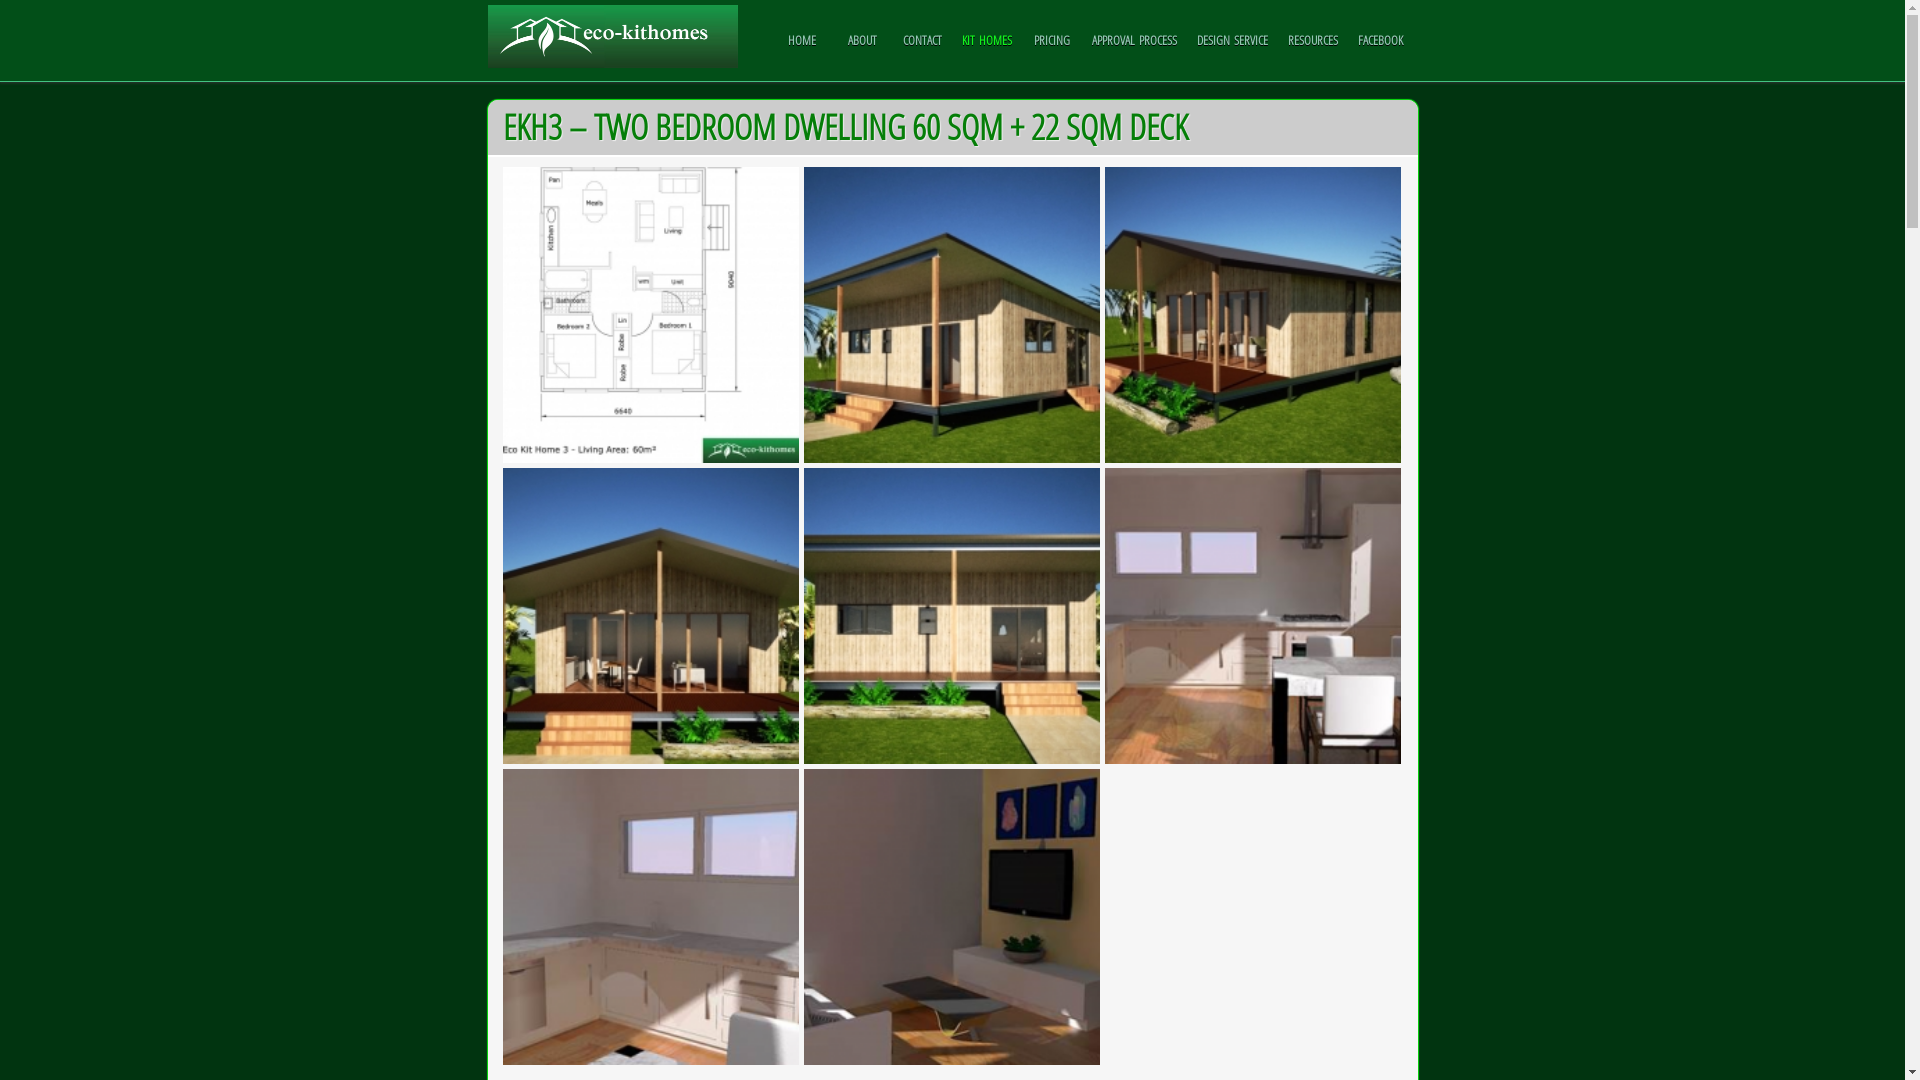  What do you see at coordinates (862, 39) in the screenshot?
I see `'ABOUT'` at bounding box center [862, 39].